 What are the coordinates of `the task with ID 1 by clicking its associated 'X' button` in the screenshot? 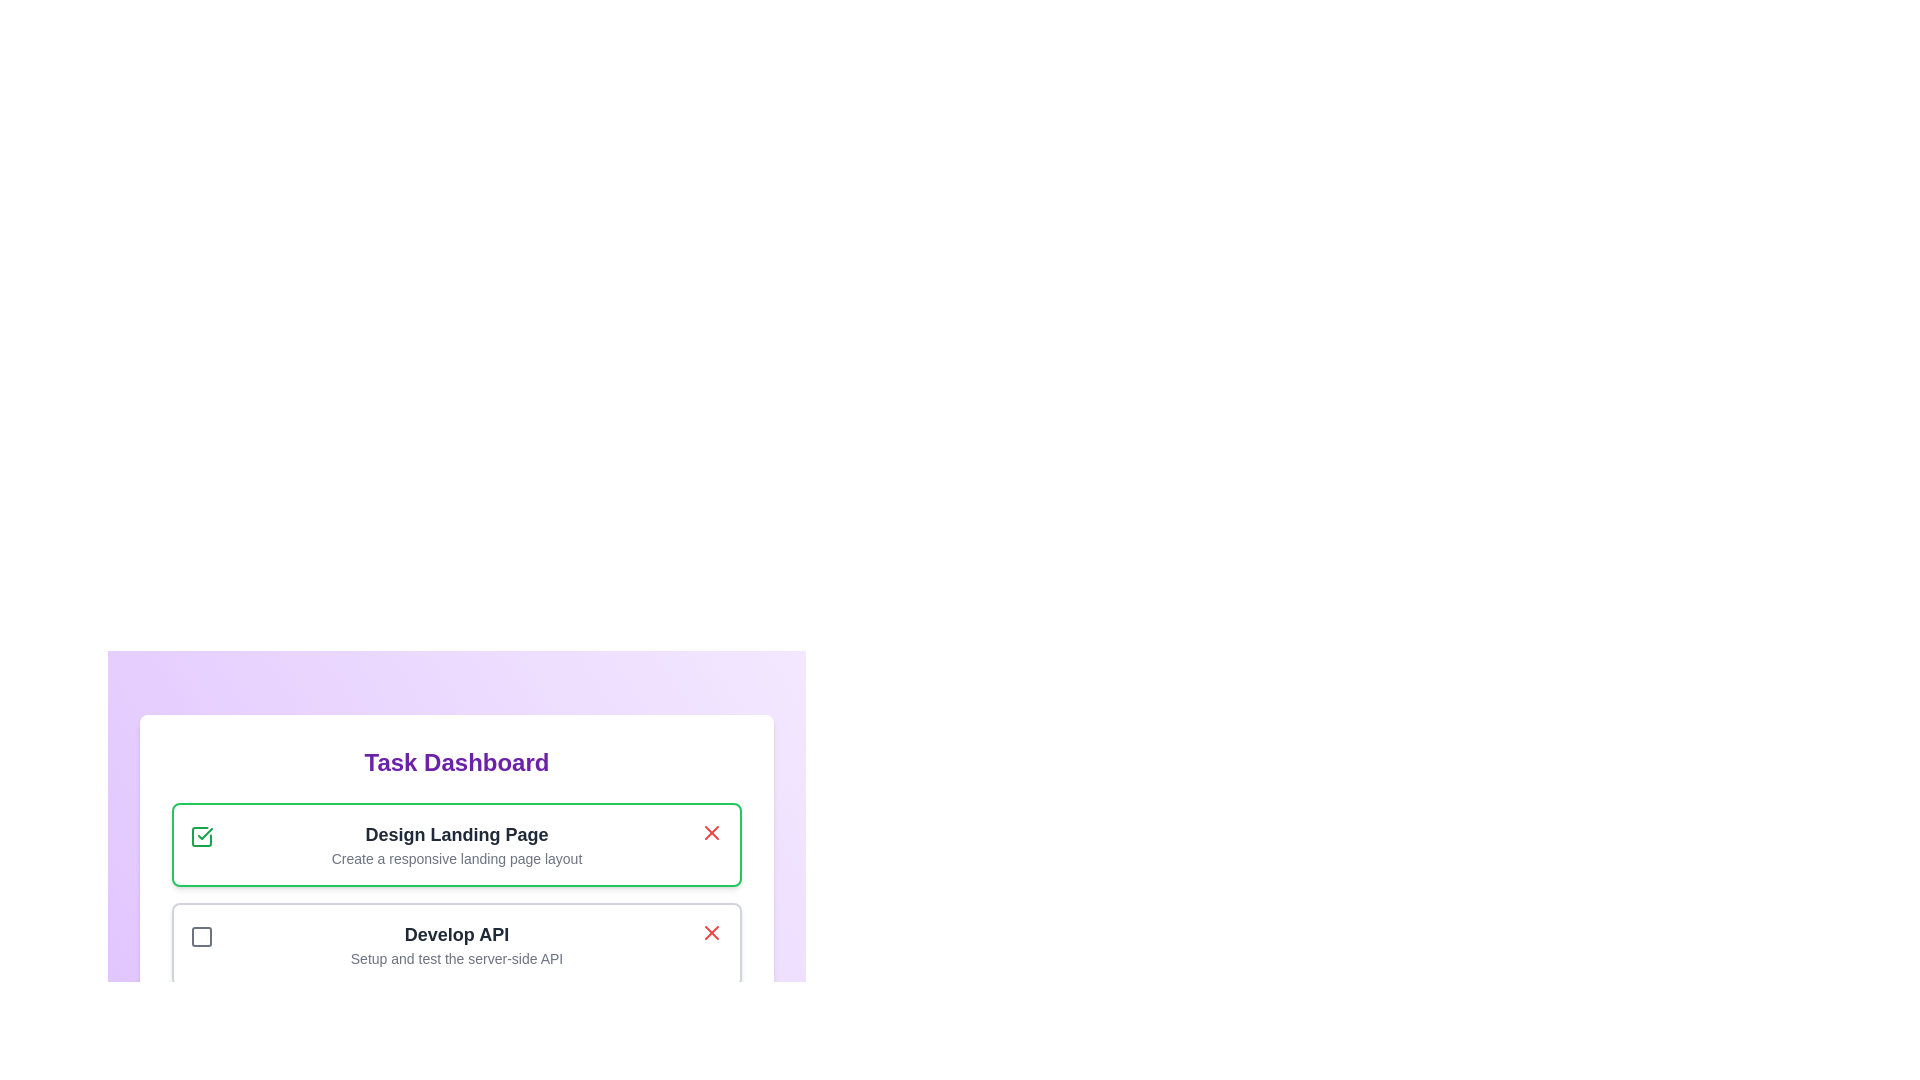 It's located at (711, 833).